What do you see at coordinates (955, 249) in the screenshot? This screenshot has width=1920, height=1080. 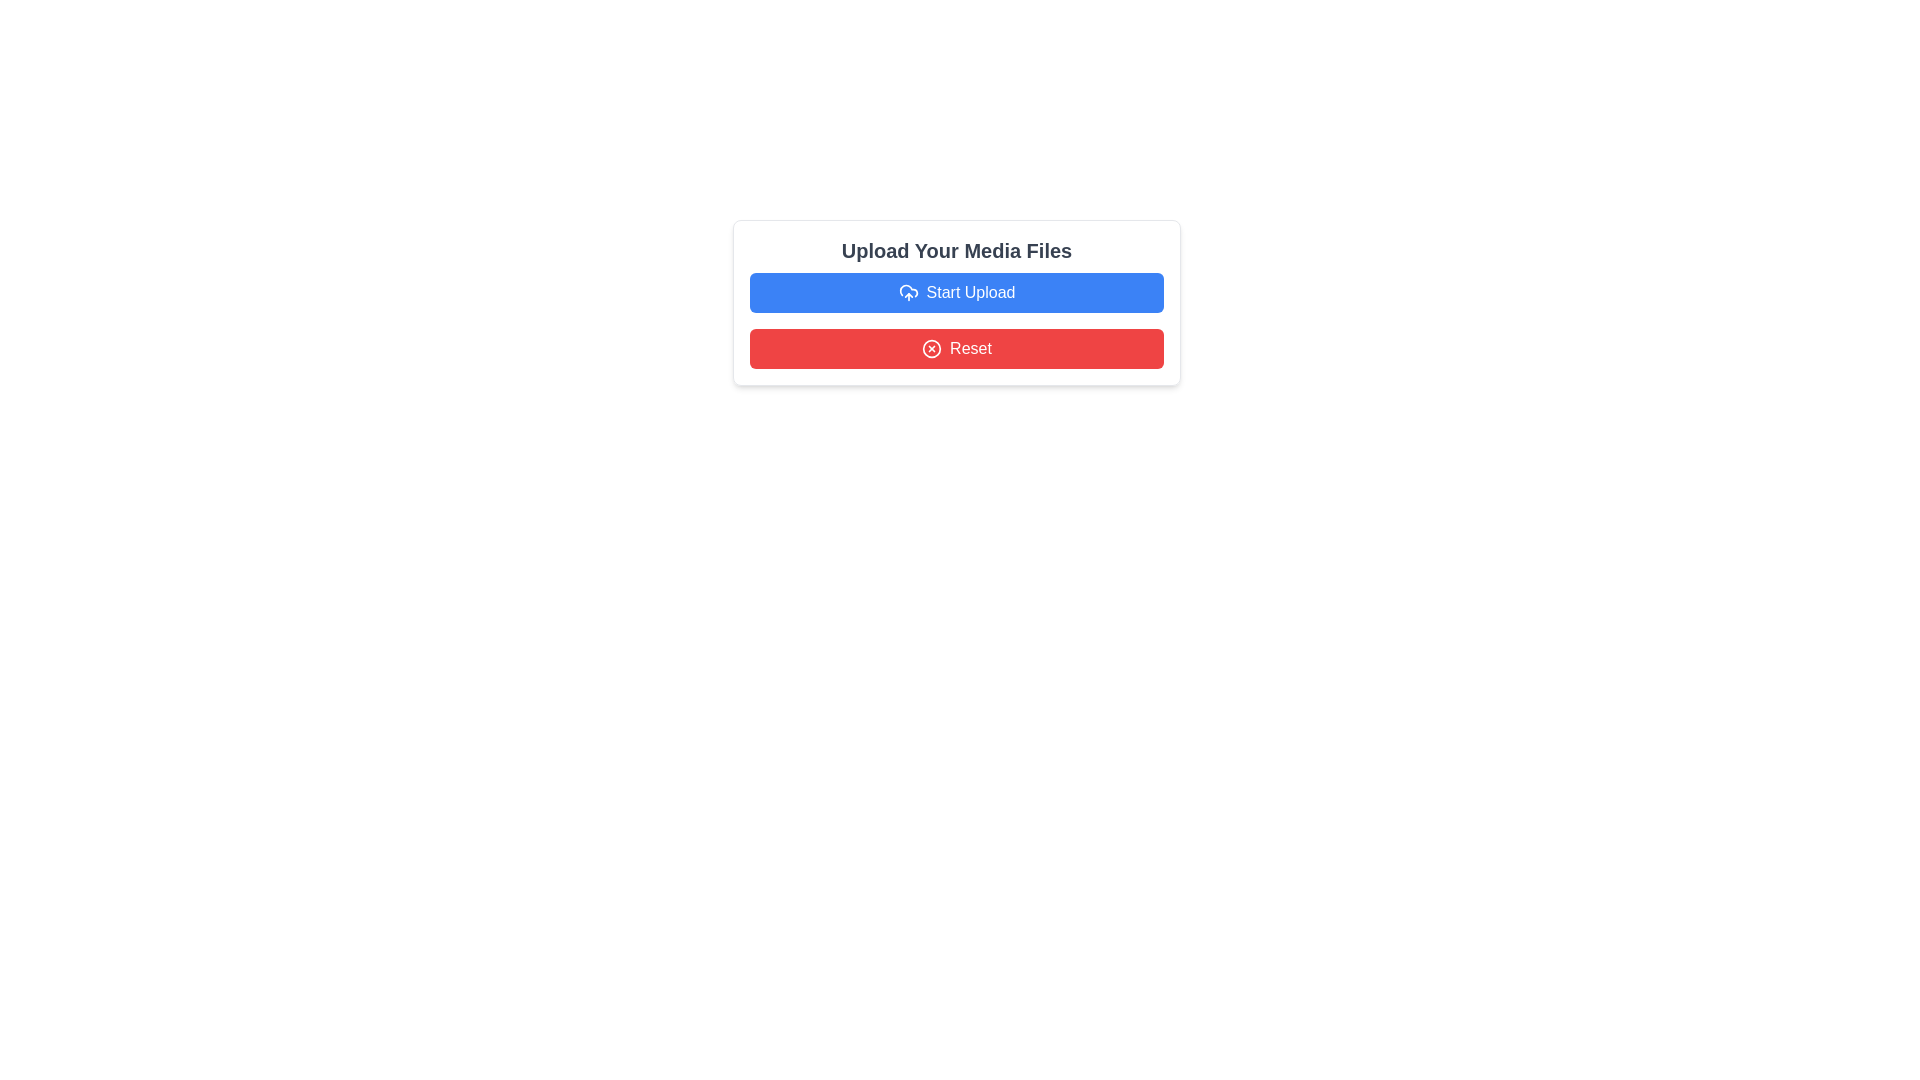 I see `the static text heading element that reads 'Upload Your Media Files', which is presented in bold dark gray font at the top of the media upload section` at bounding box center [955, 249].